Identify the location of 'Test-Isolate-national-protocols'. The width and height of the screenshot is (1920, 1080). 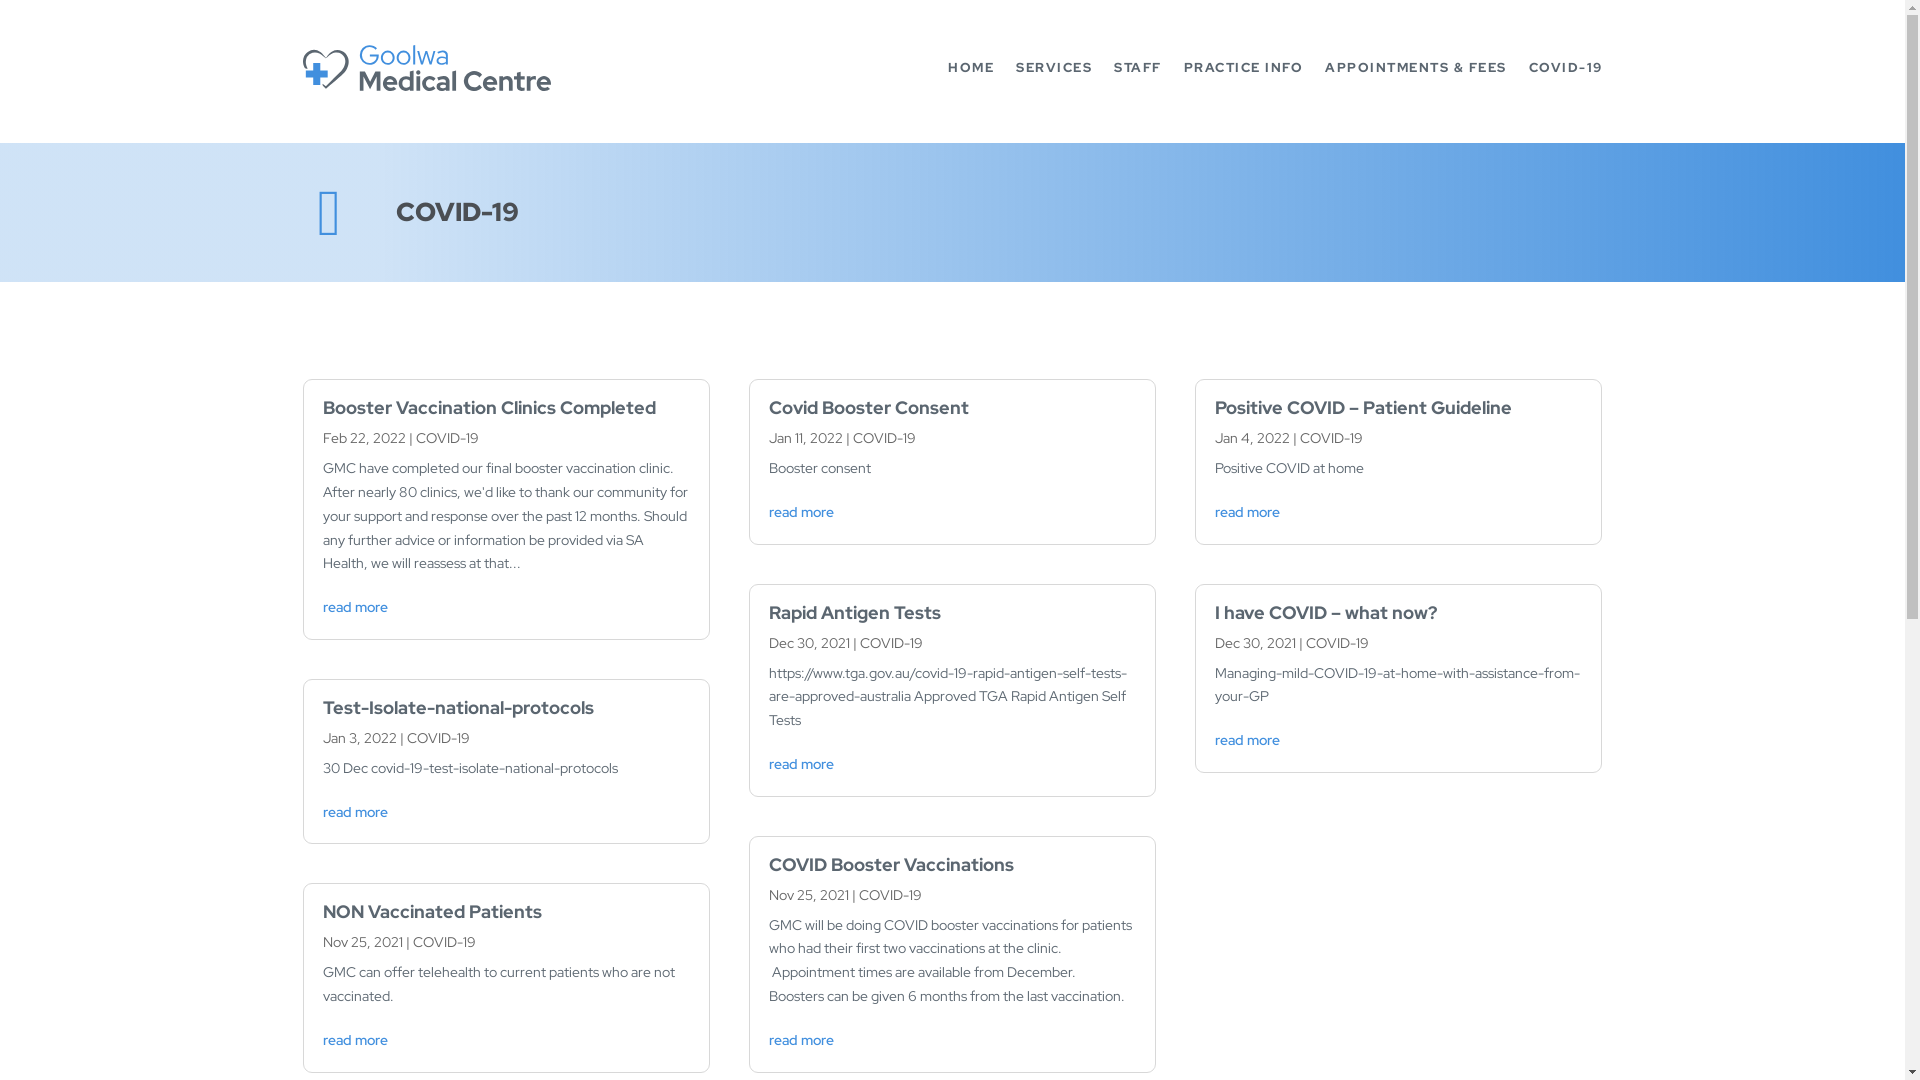
(456, 706).